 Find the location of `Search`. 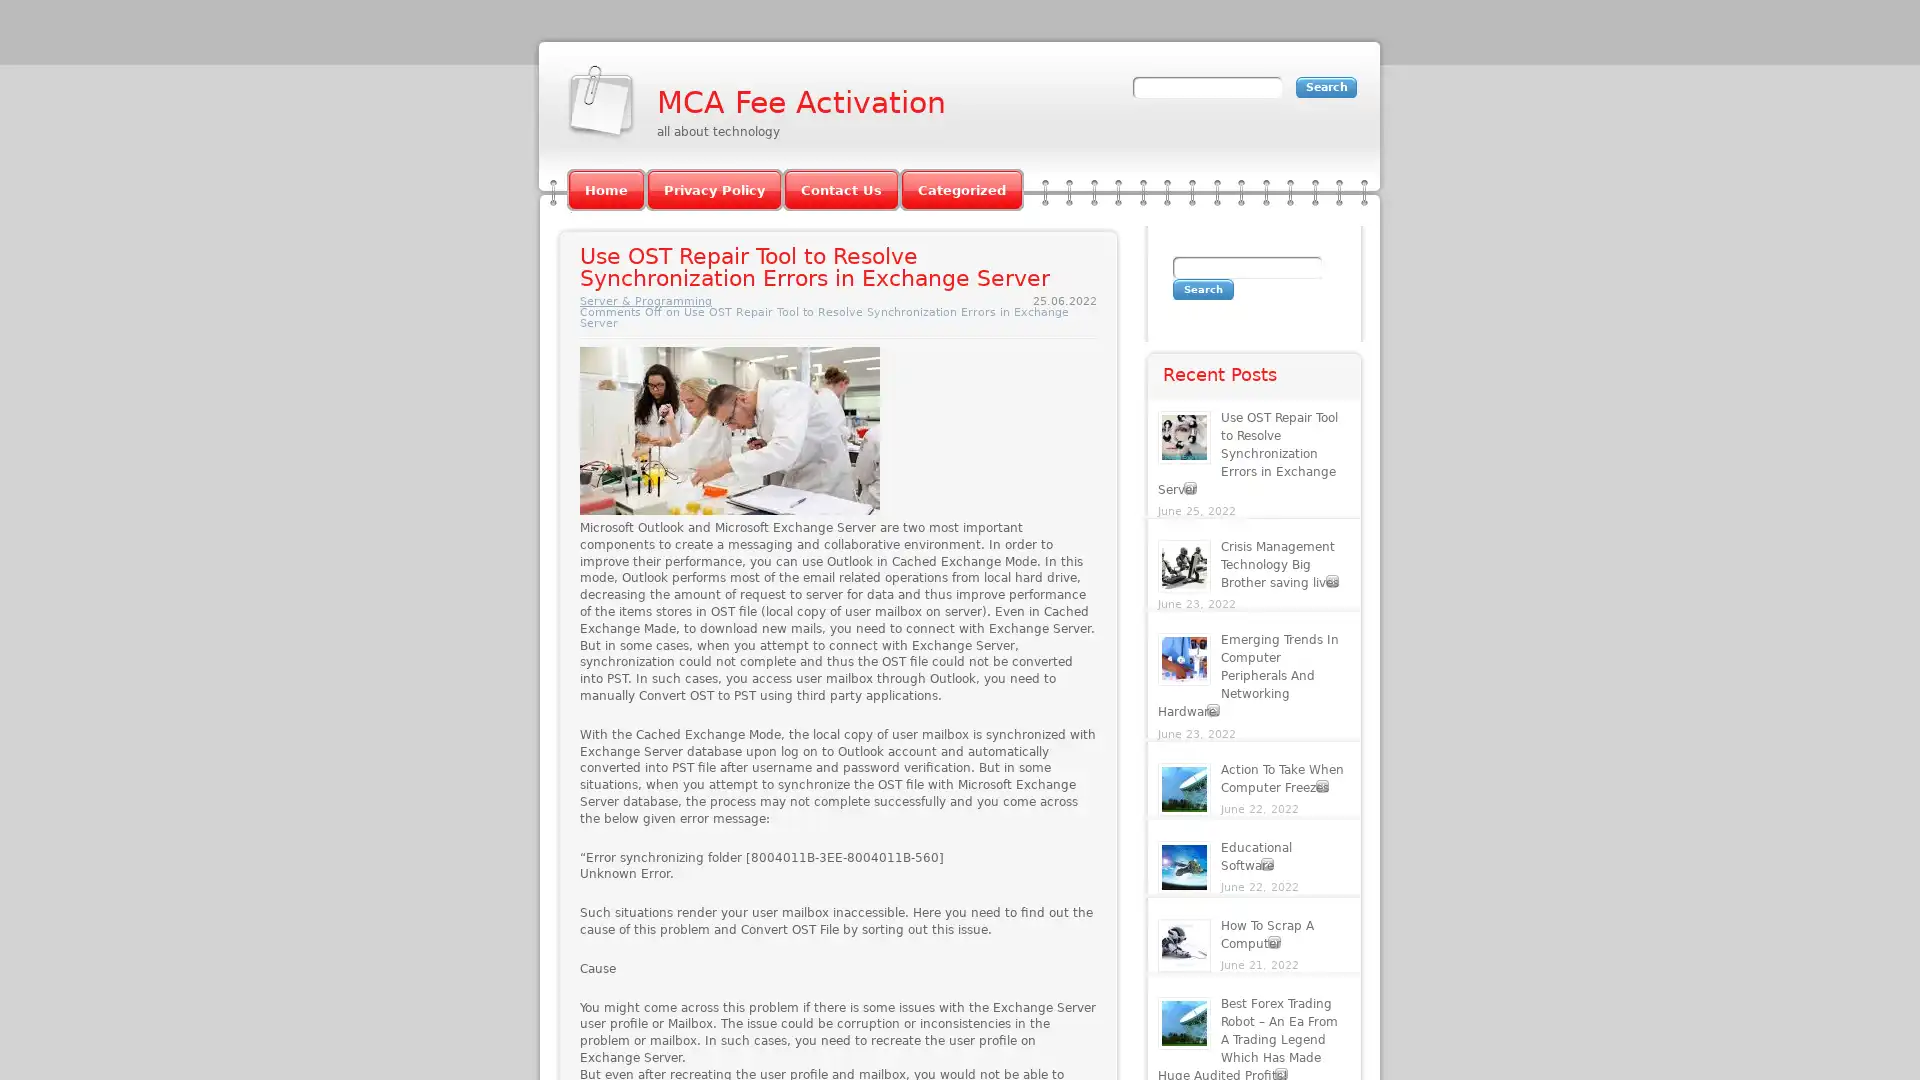

Search is located at coordinates (1202, 289).